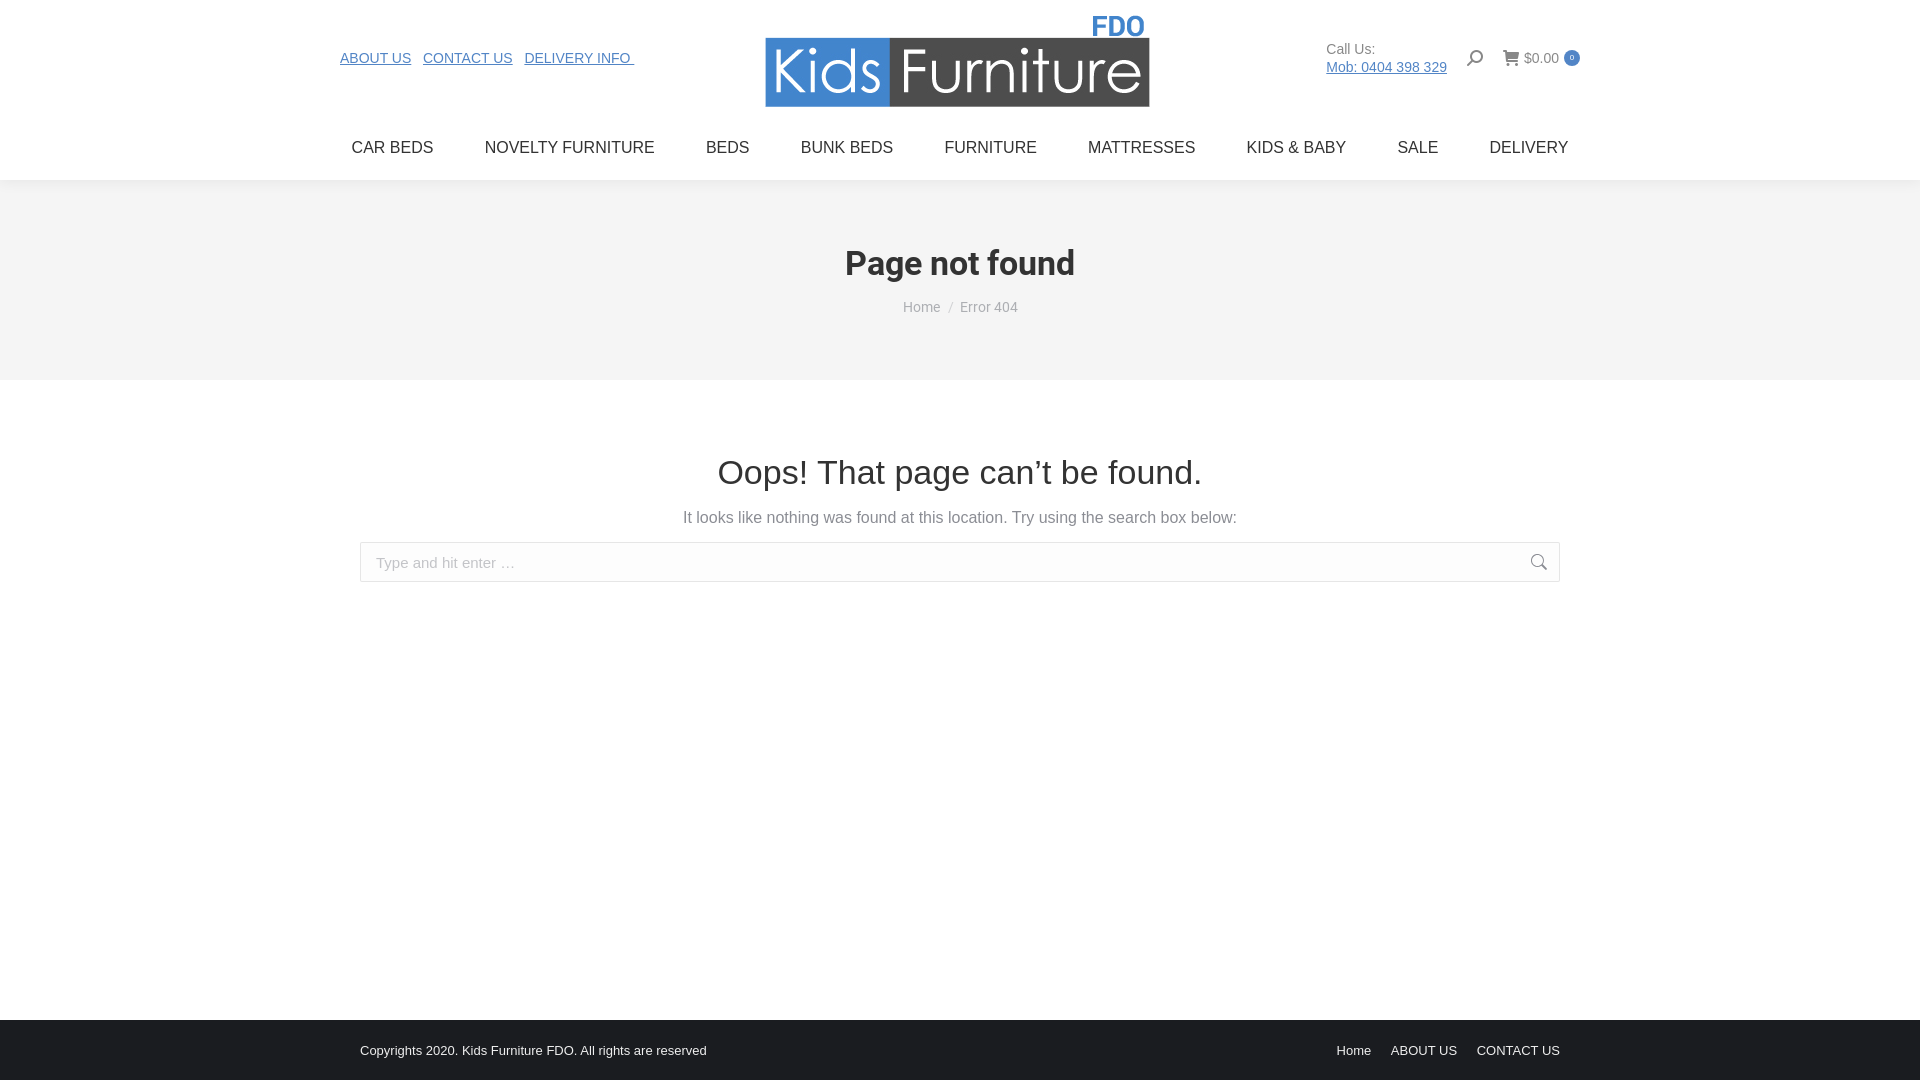 This screenshot has height=1080, width=1920. I want to click on 'MATTRESSES', so click(1141, 146).